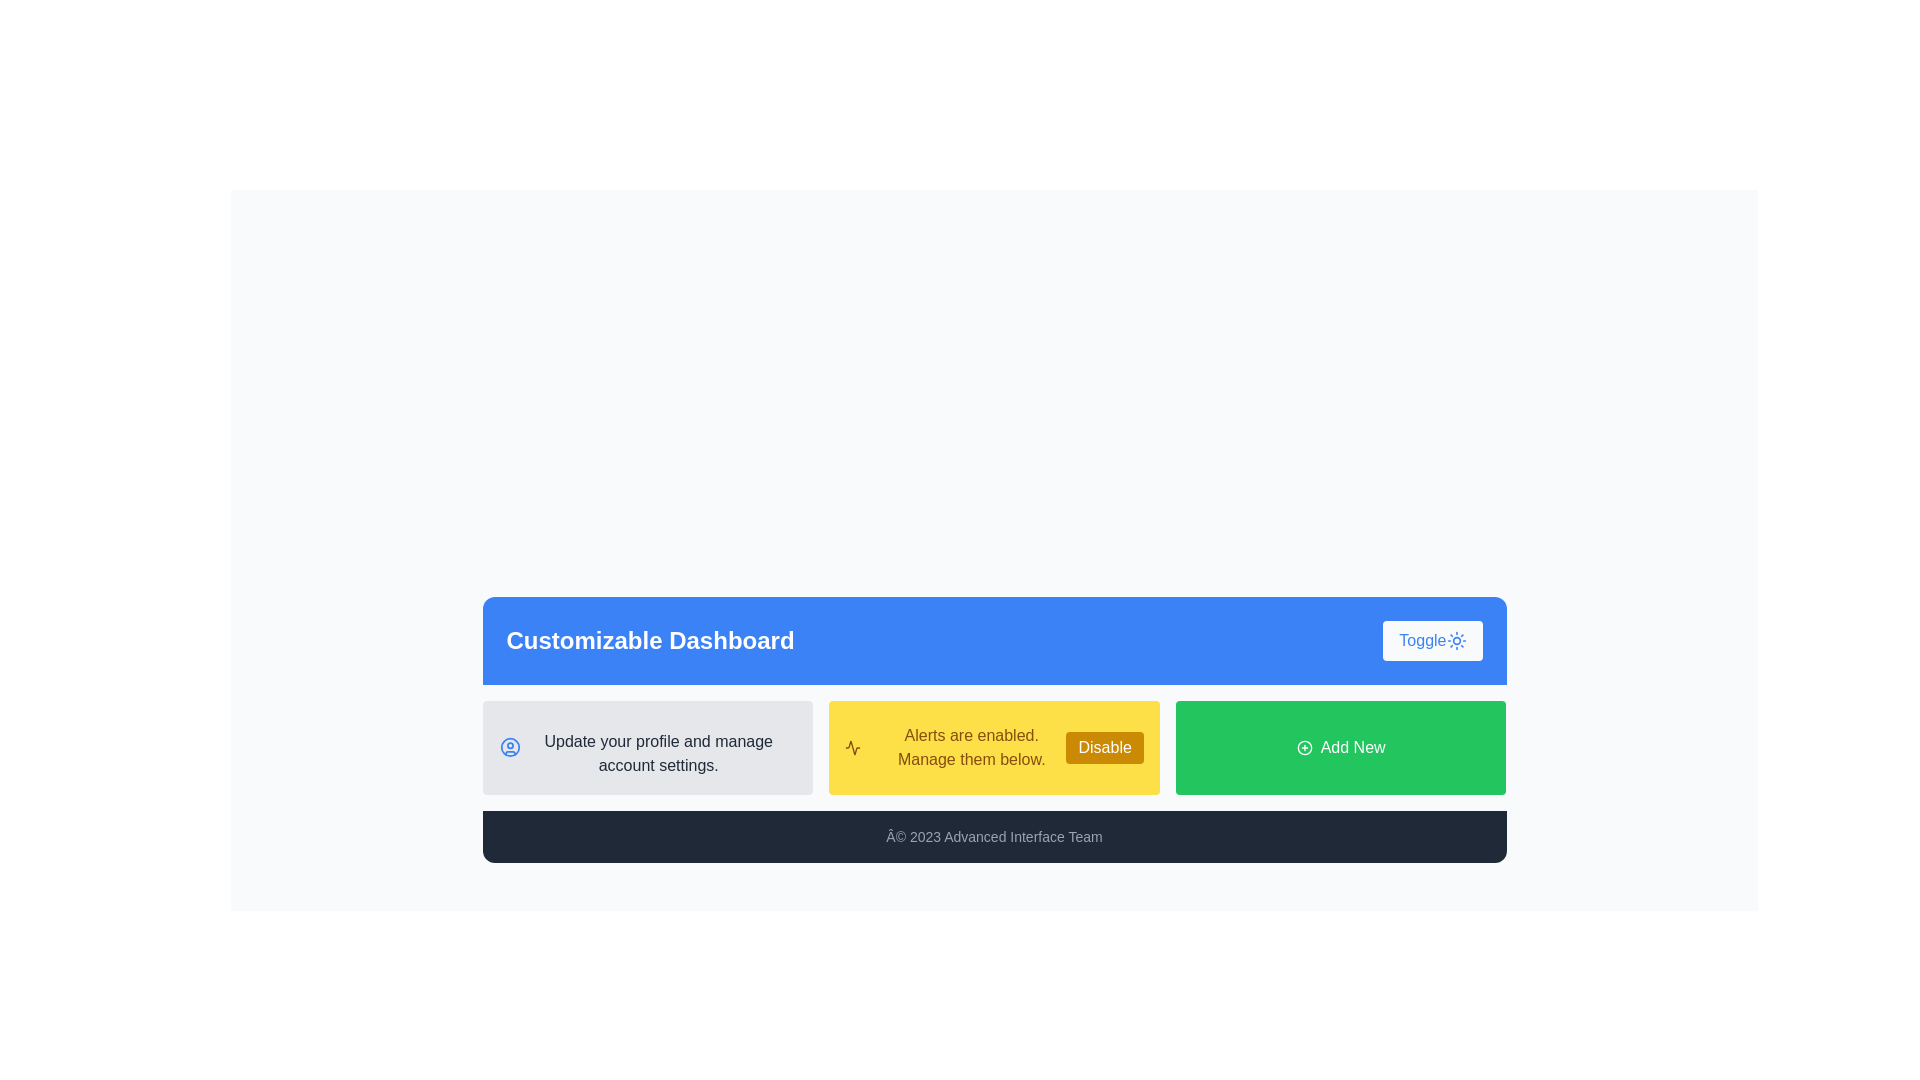 Image resolution: width=1920 pixels, height=1080 pixels. I want to click on the green 'Add New' button with white text located at the bottom right of the section, positioned to the right of the yellow 'Disable' button, to invoke the add new functionality, so click(1341, 748).